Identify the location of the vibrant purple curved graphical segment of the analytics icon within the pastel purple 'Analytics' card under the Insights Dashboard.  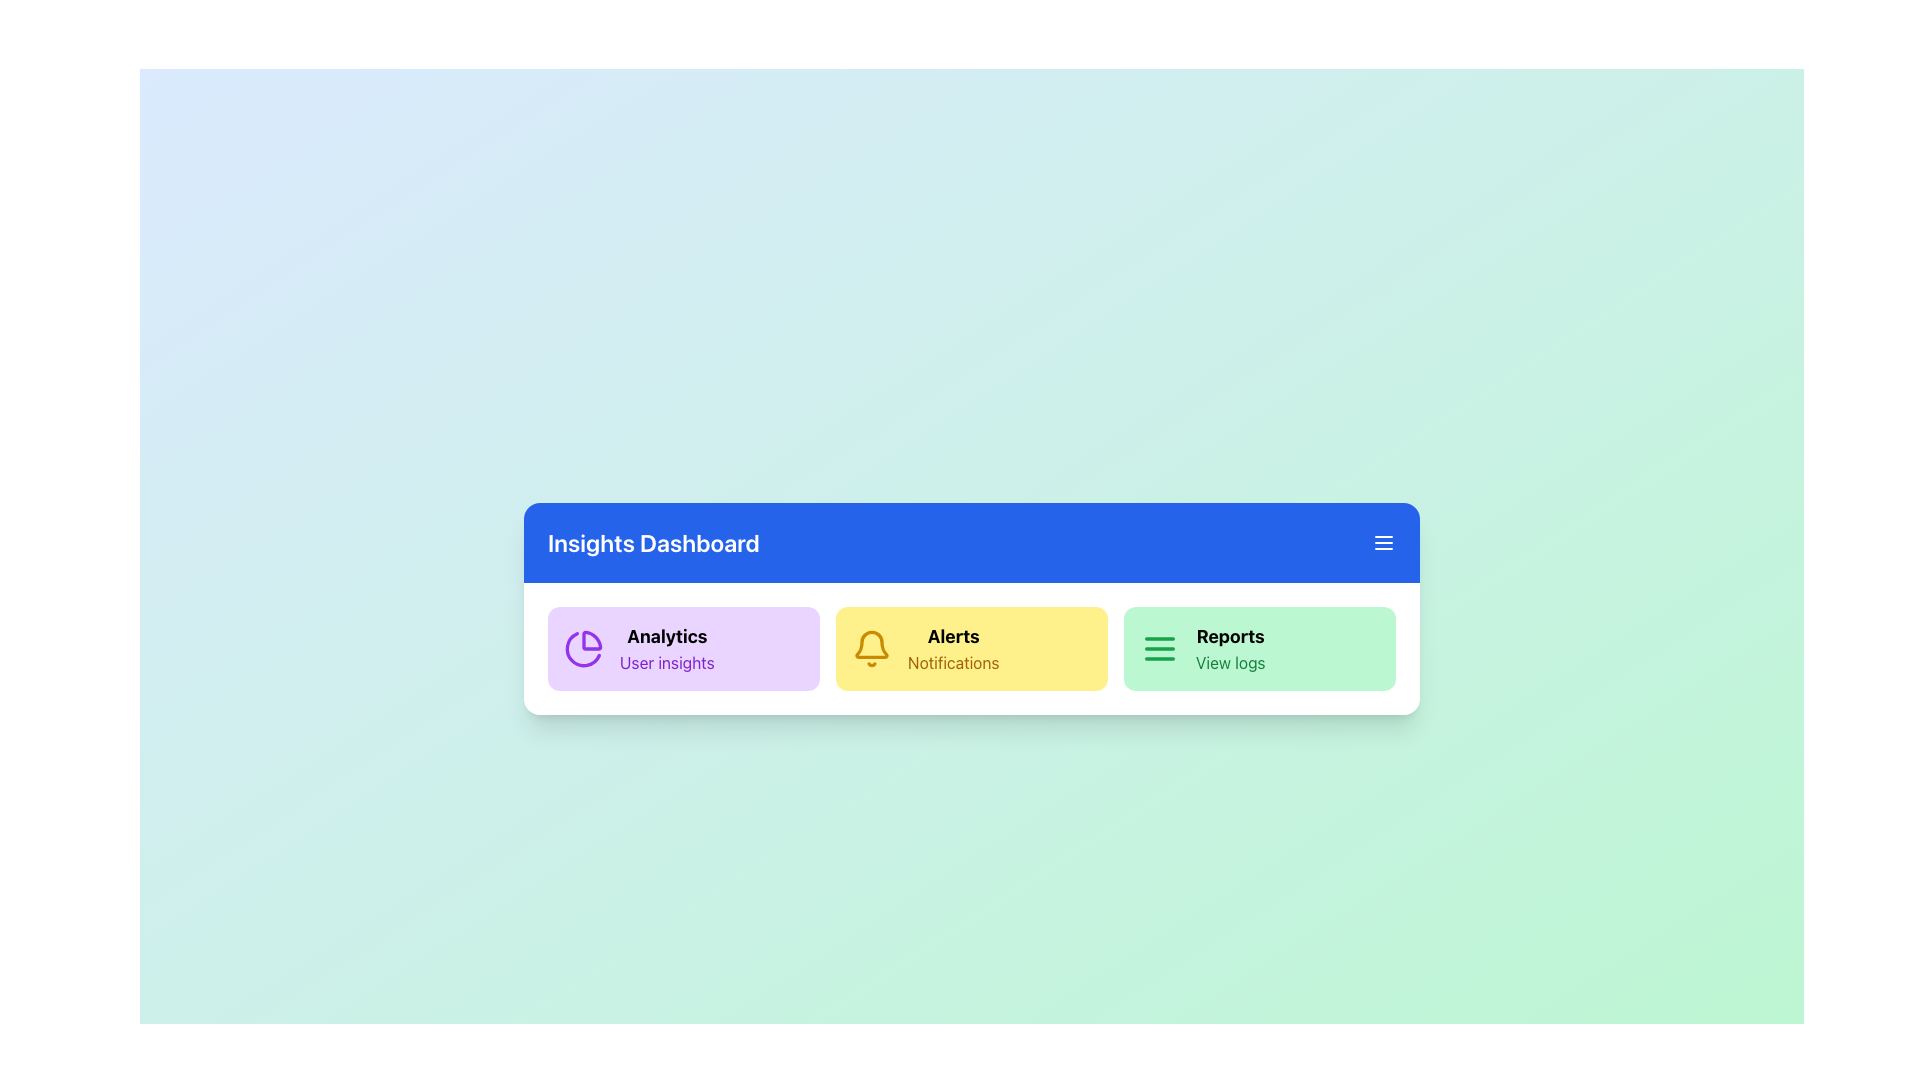
(582, 649).